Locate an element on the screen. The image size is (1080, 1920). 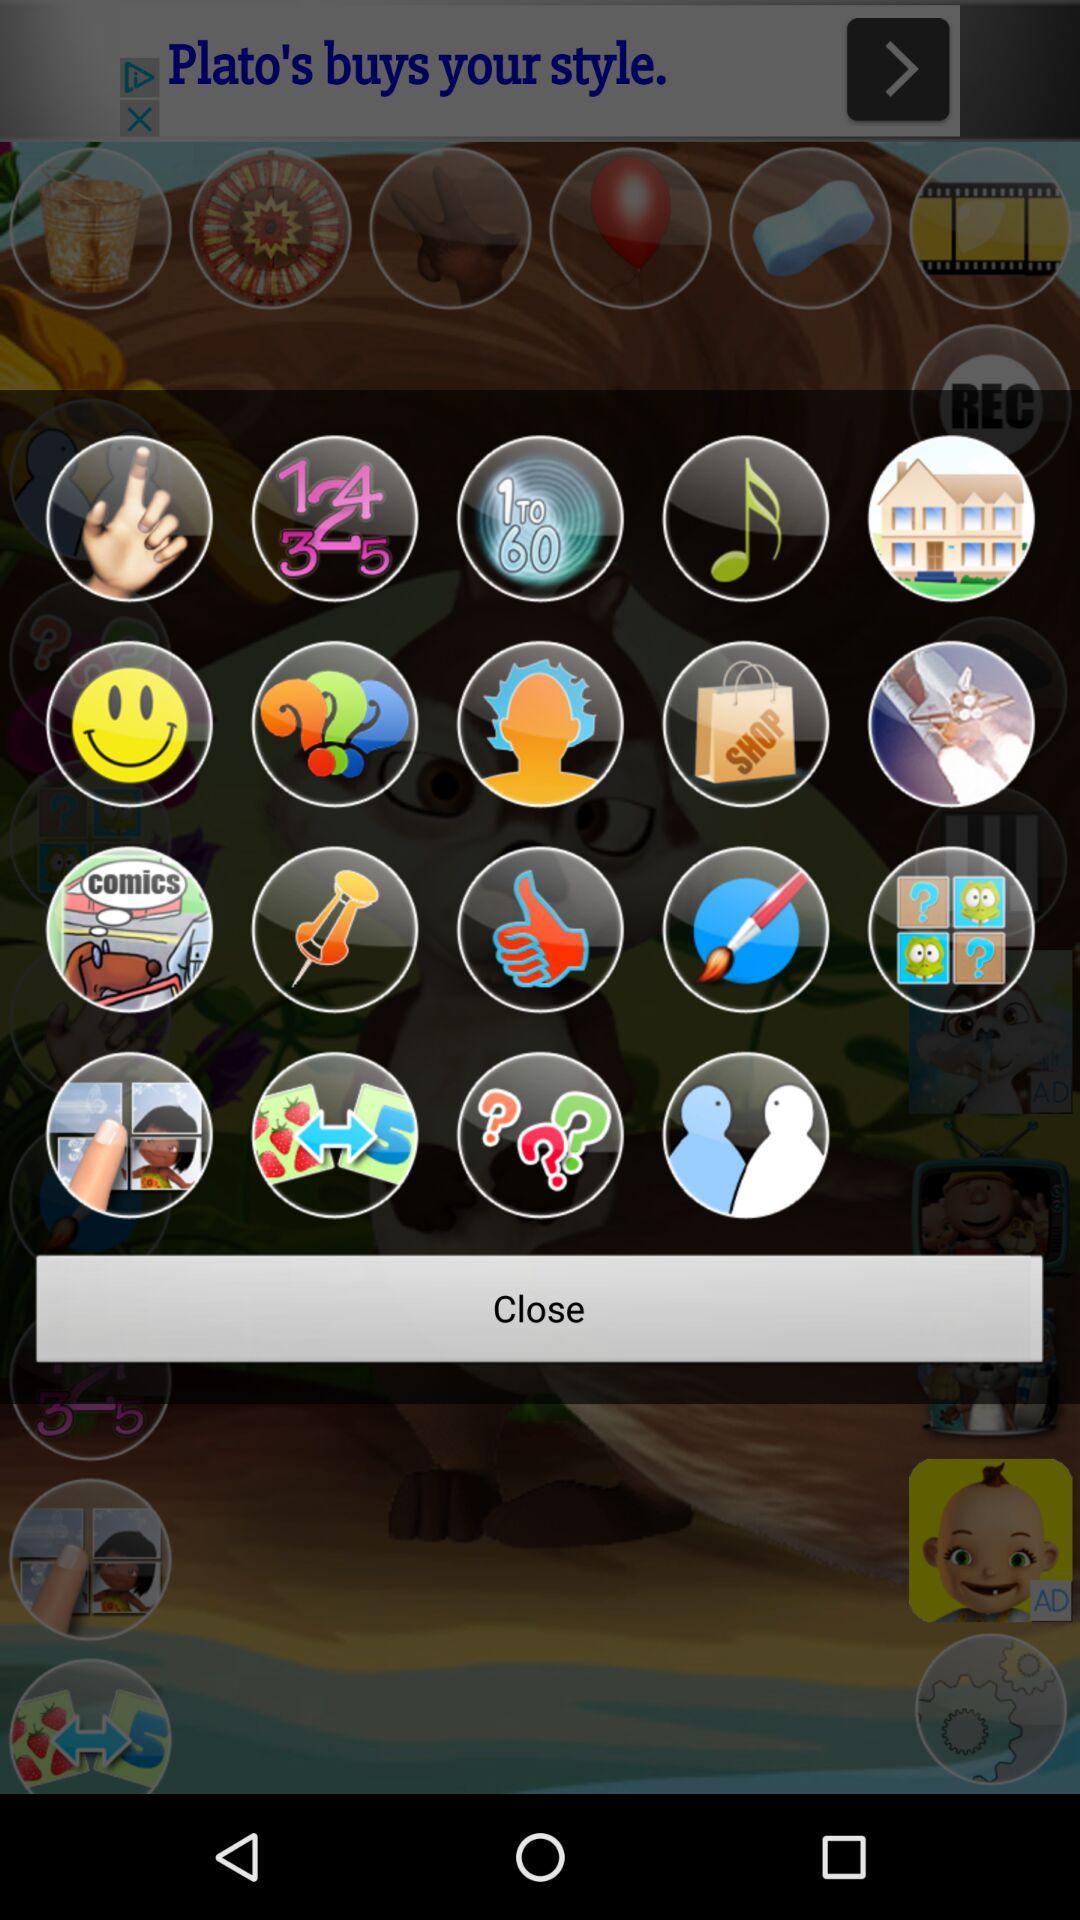
thumbs up is located at coordinates (540, 929).